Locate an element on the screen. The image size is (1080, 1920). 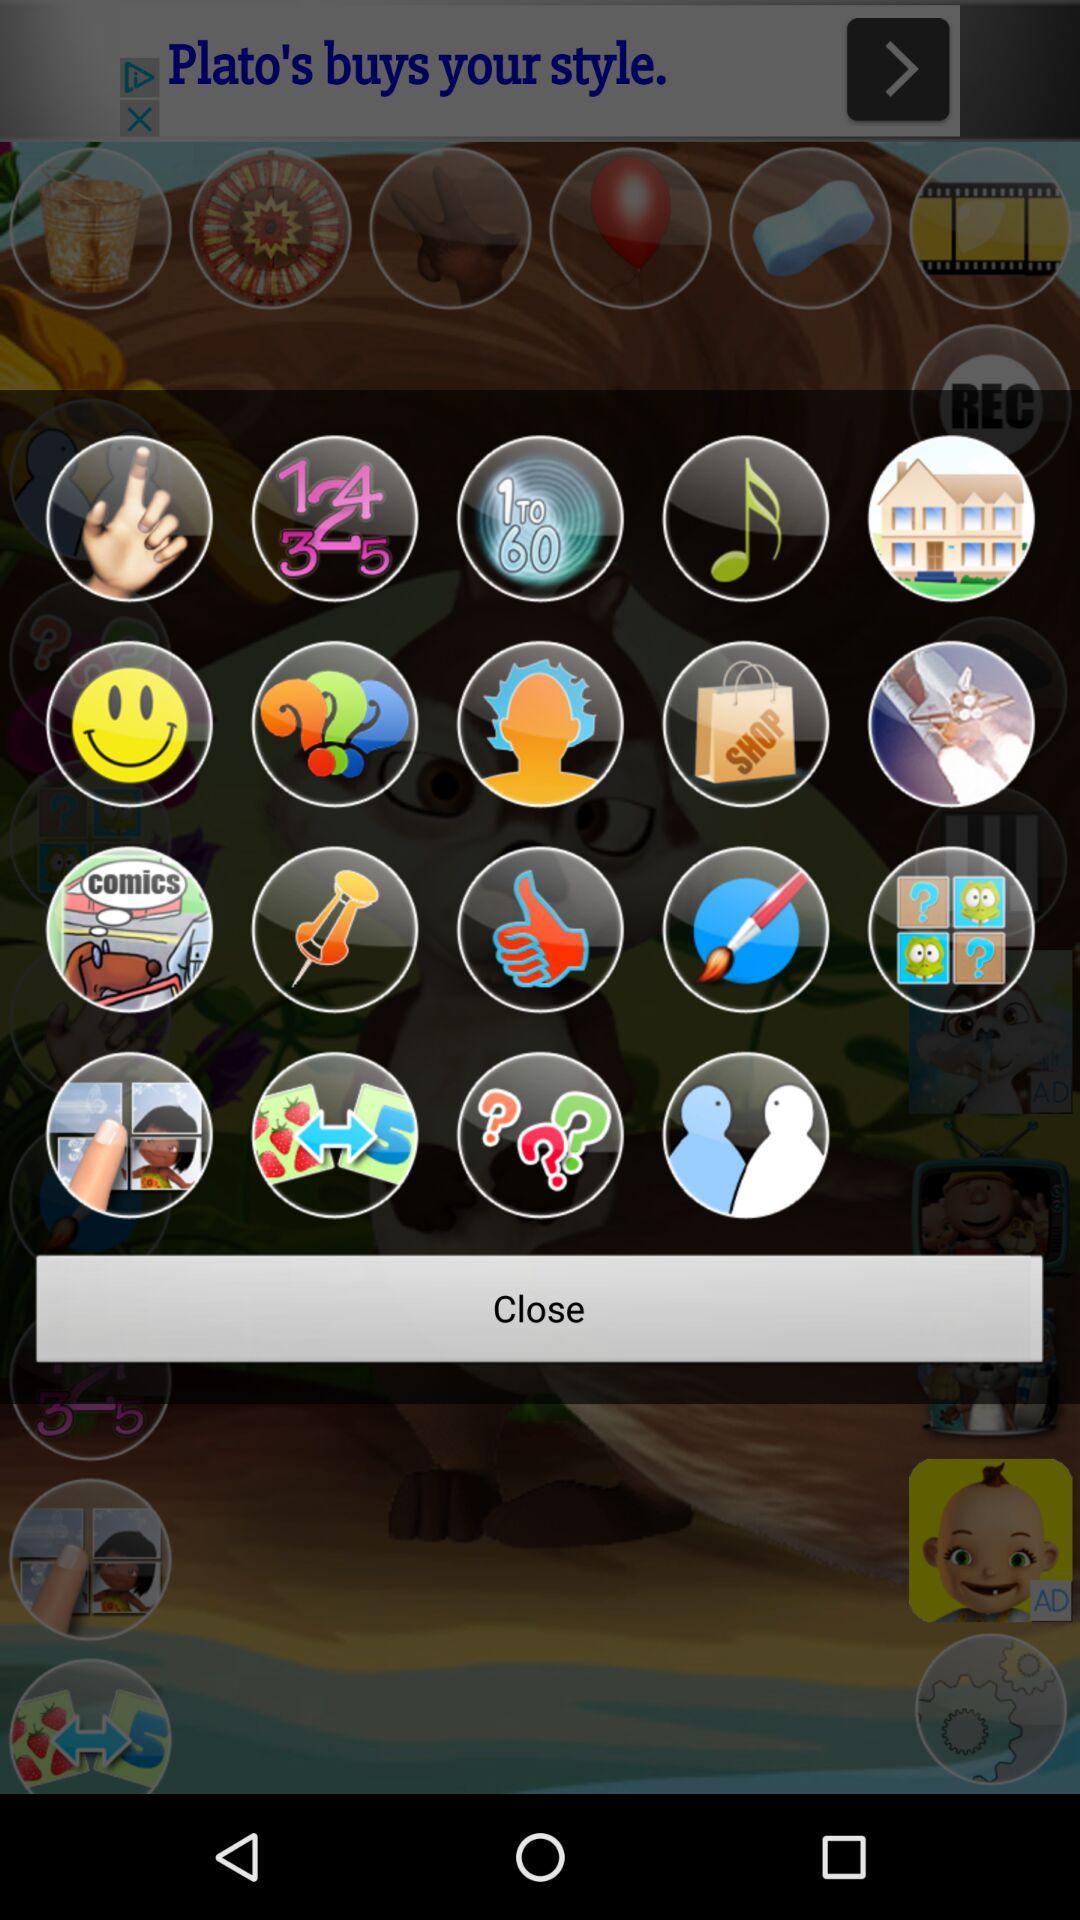
thumbs up is located at coordinates (540, 929).